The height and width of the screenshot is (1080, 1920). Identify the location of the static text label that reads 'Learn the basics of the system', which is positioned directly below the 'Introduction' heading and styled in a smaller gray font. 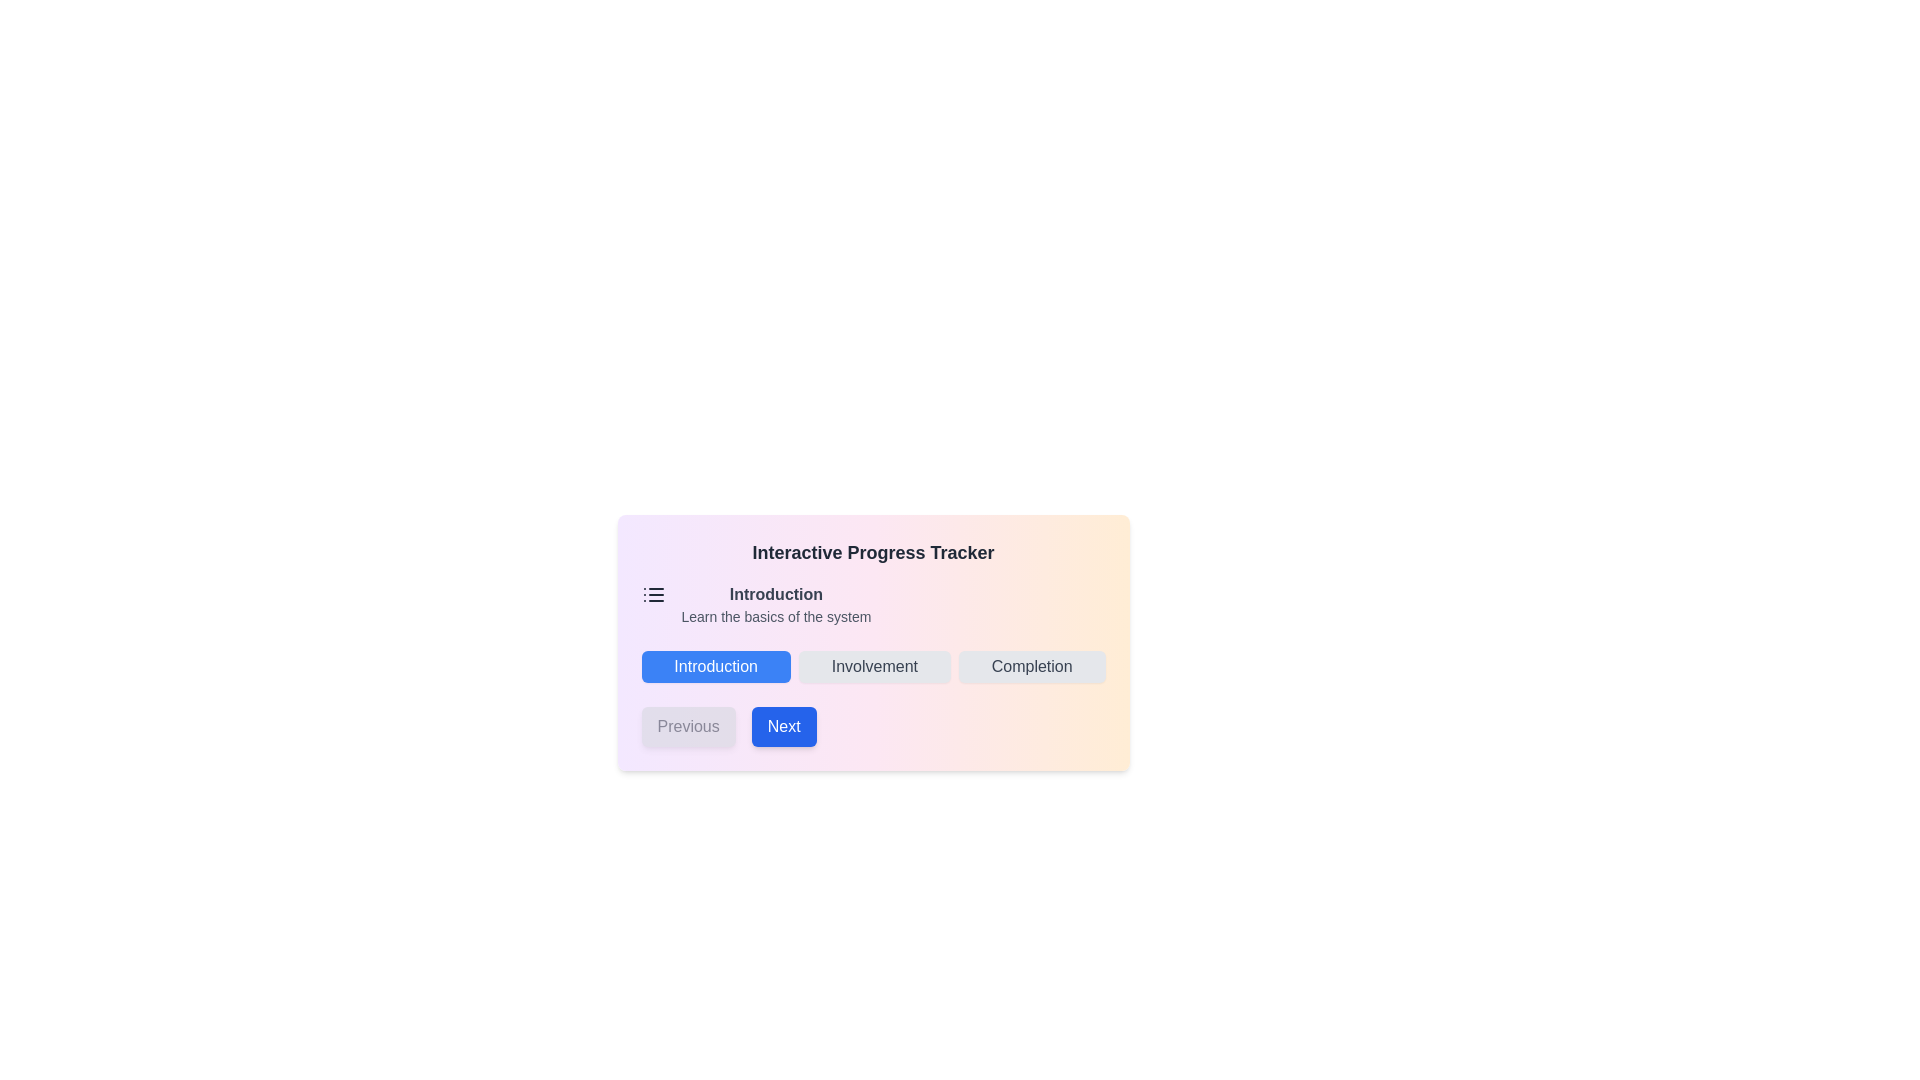
(775, 616).